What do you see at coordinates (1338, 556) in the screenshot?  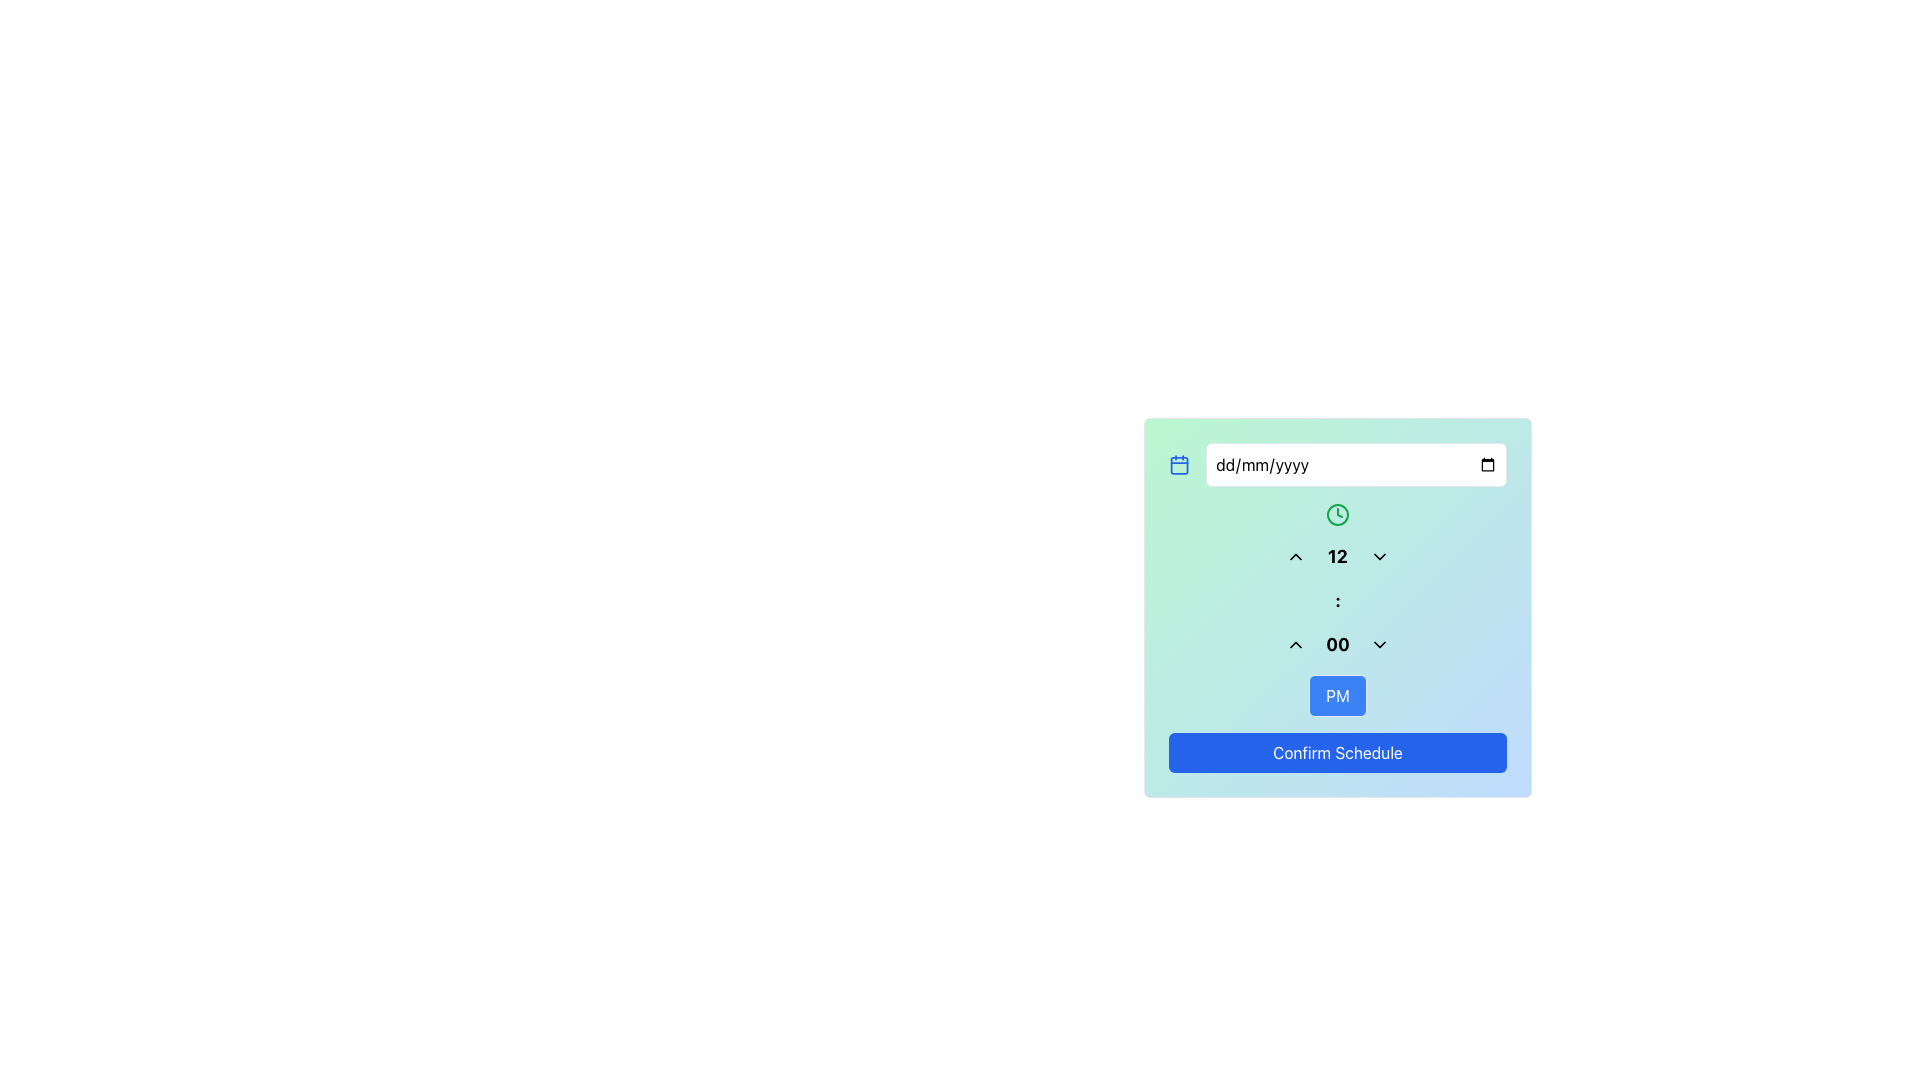 I see `the bold text display showing '12' in a large font, which is centered within the time selection section` at bounding box center [1338, 556].